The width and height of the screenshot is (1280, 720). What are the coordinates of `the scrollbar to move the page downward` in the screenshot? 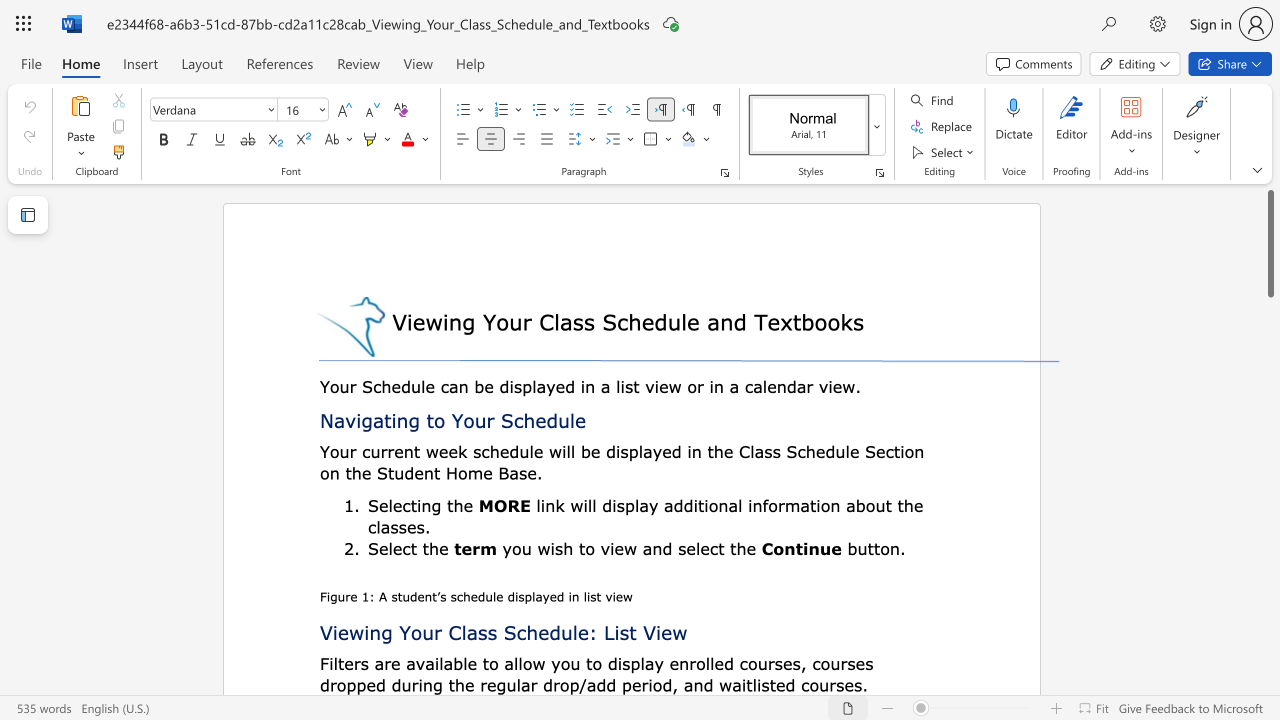 It's located at (1269, 540).